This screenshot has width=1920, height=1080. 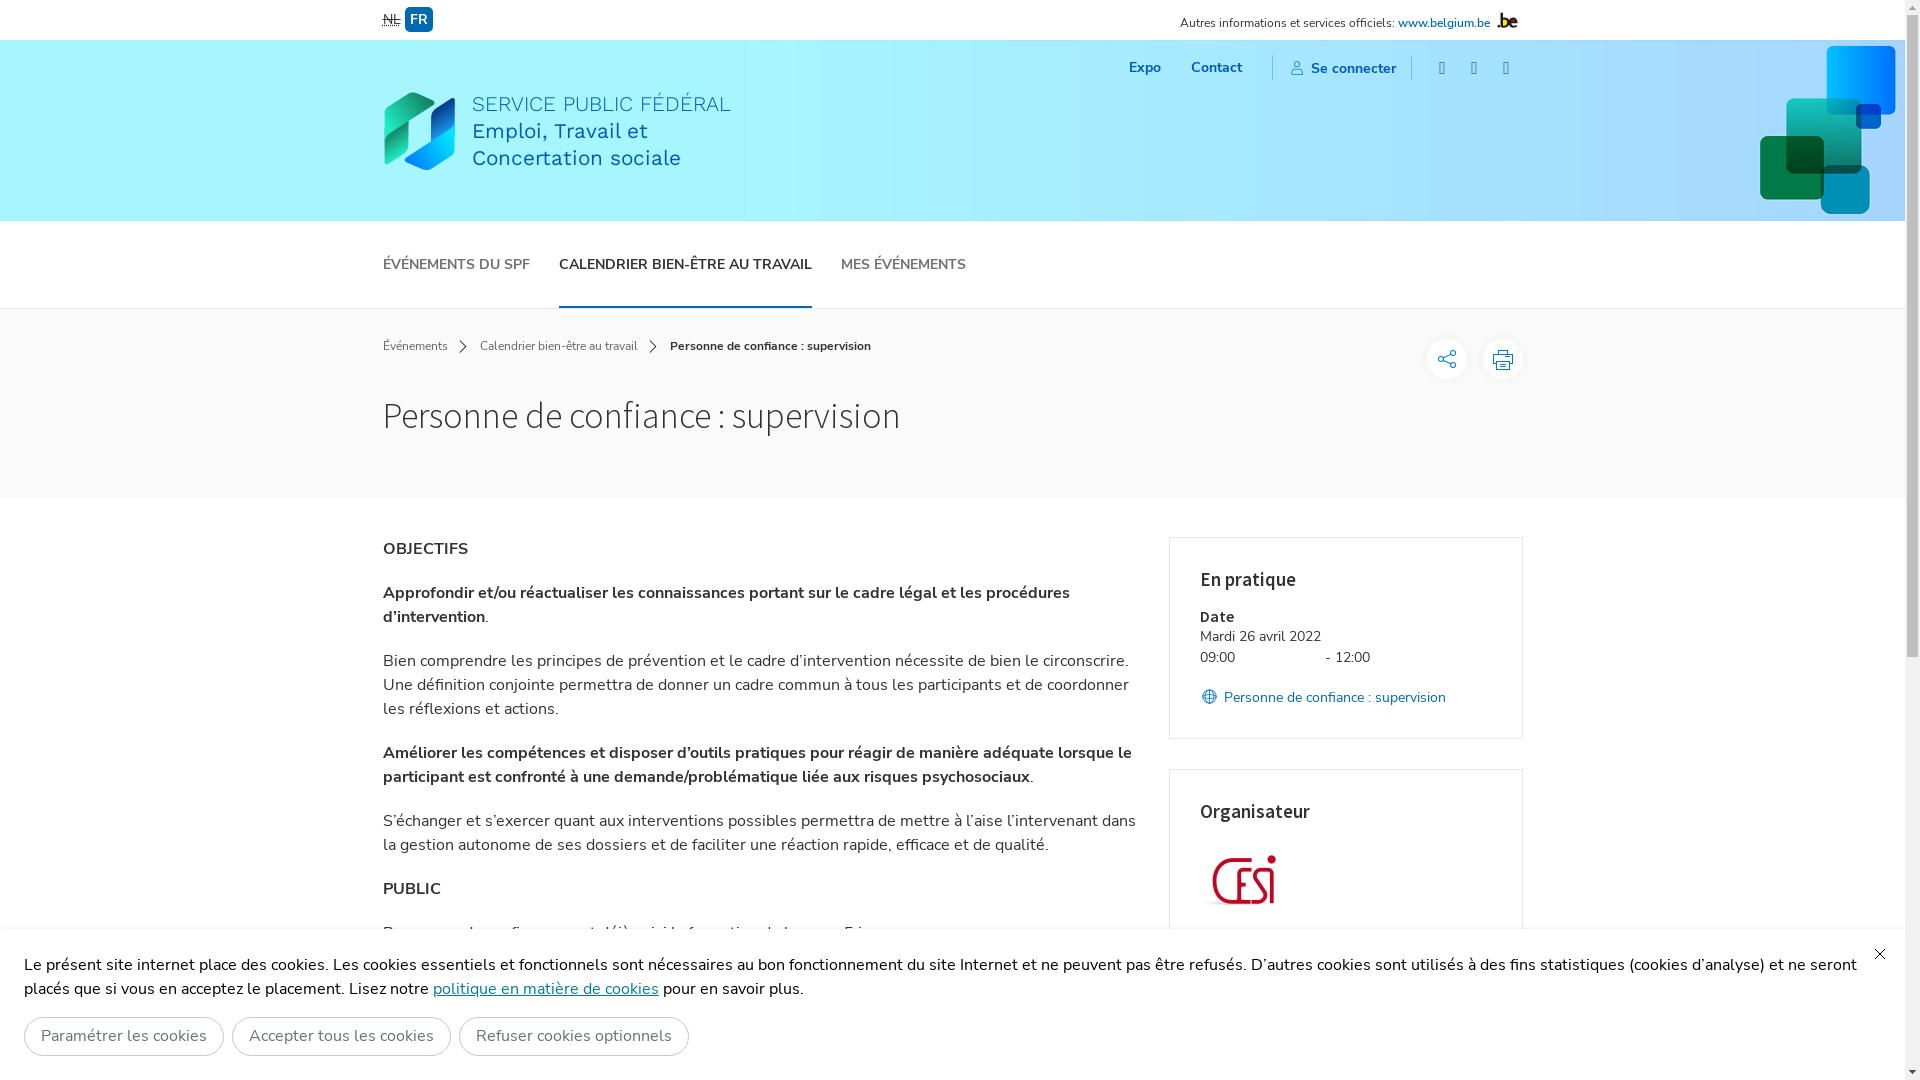 I want to click on 'Options de partage', so click(x=1445, y=357).